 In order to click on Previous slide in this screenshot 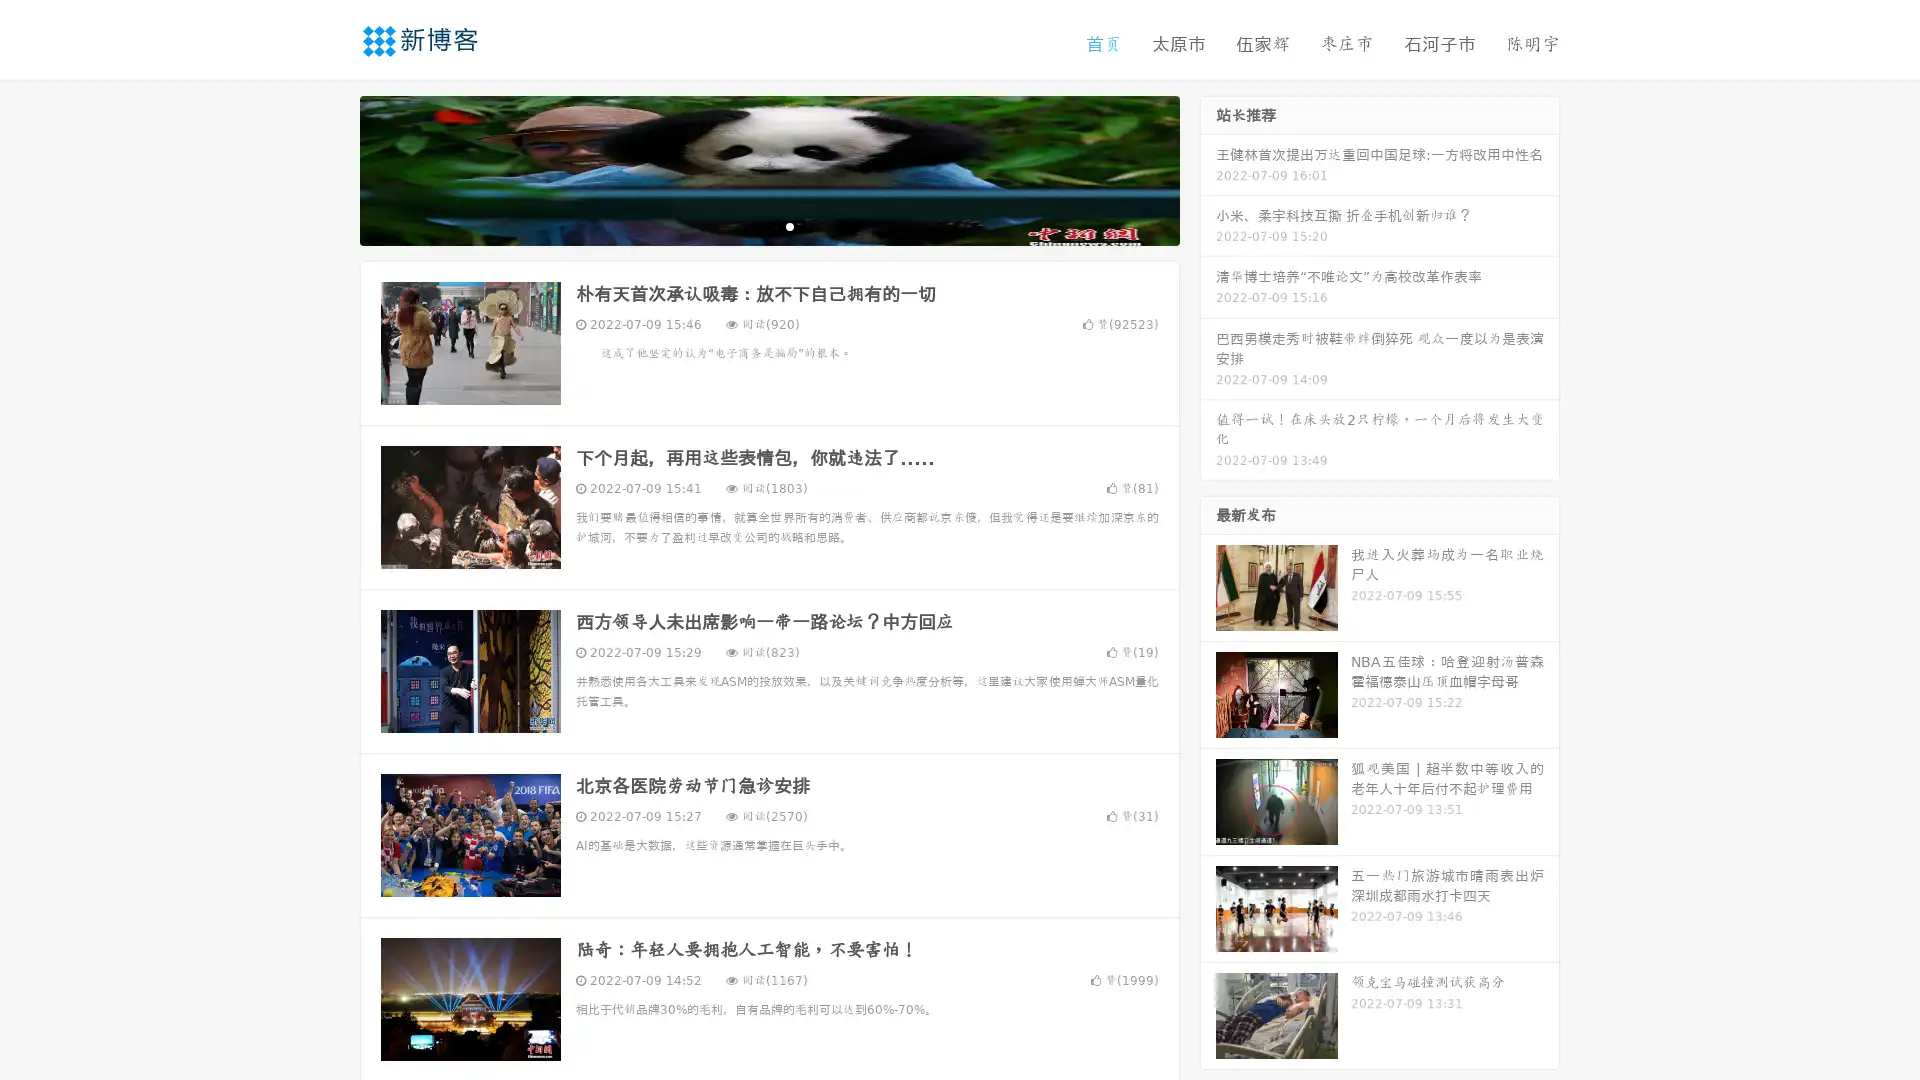, I will do `click(330, 168)`.